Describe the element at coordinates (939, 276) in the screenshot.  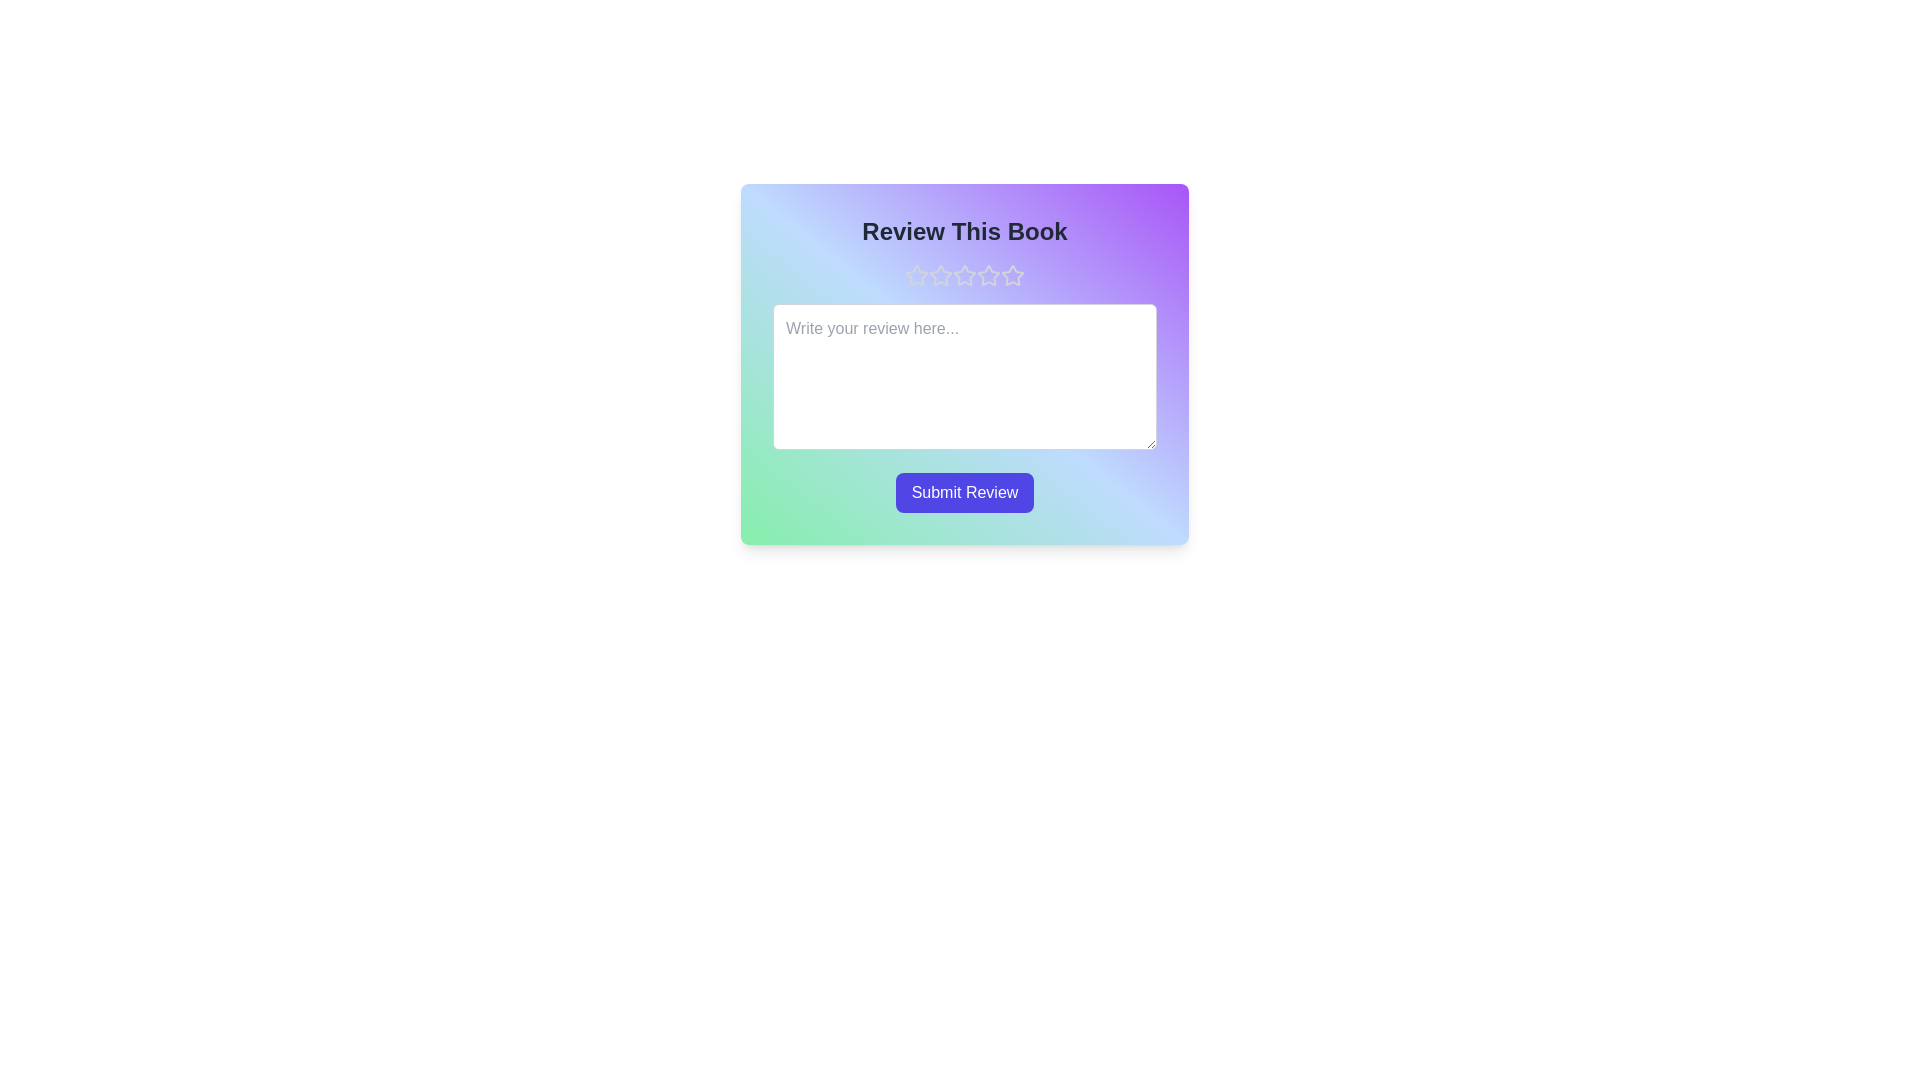
I see `the star corresponding to the desired rating 2` at that location.